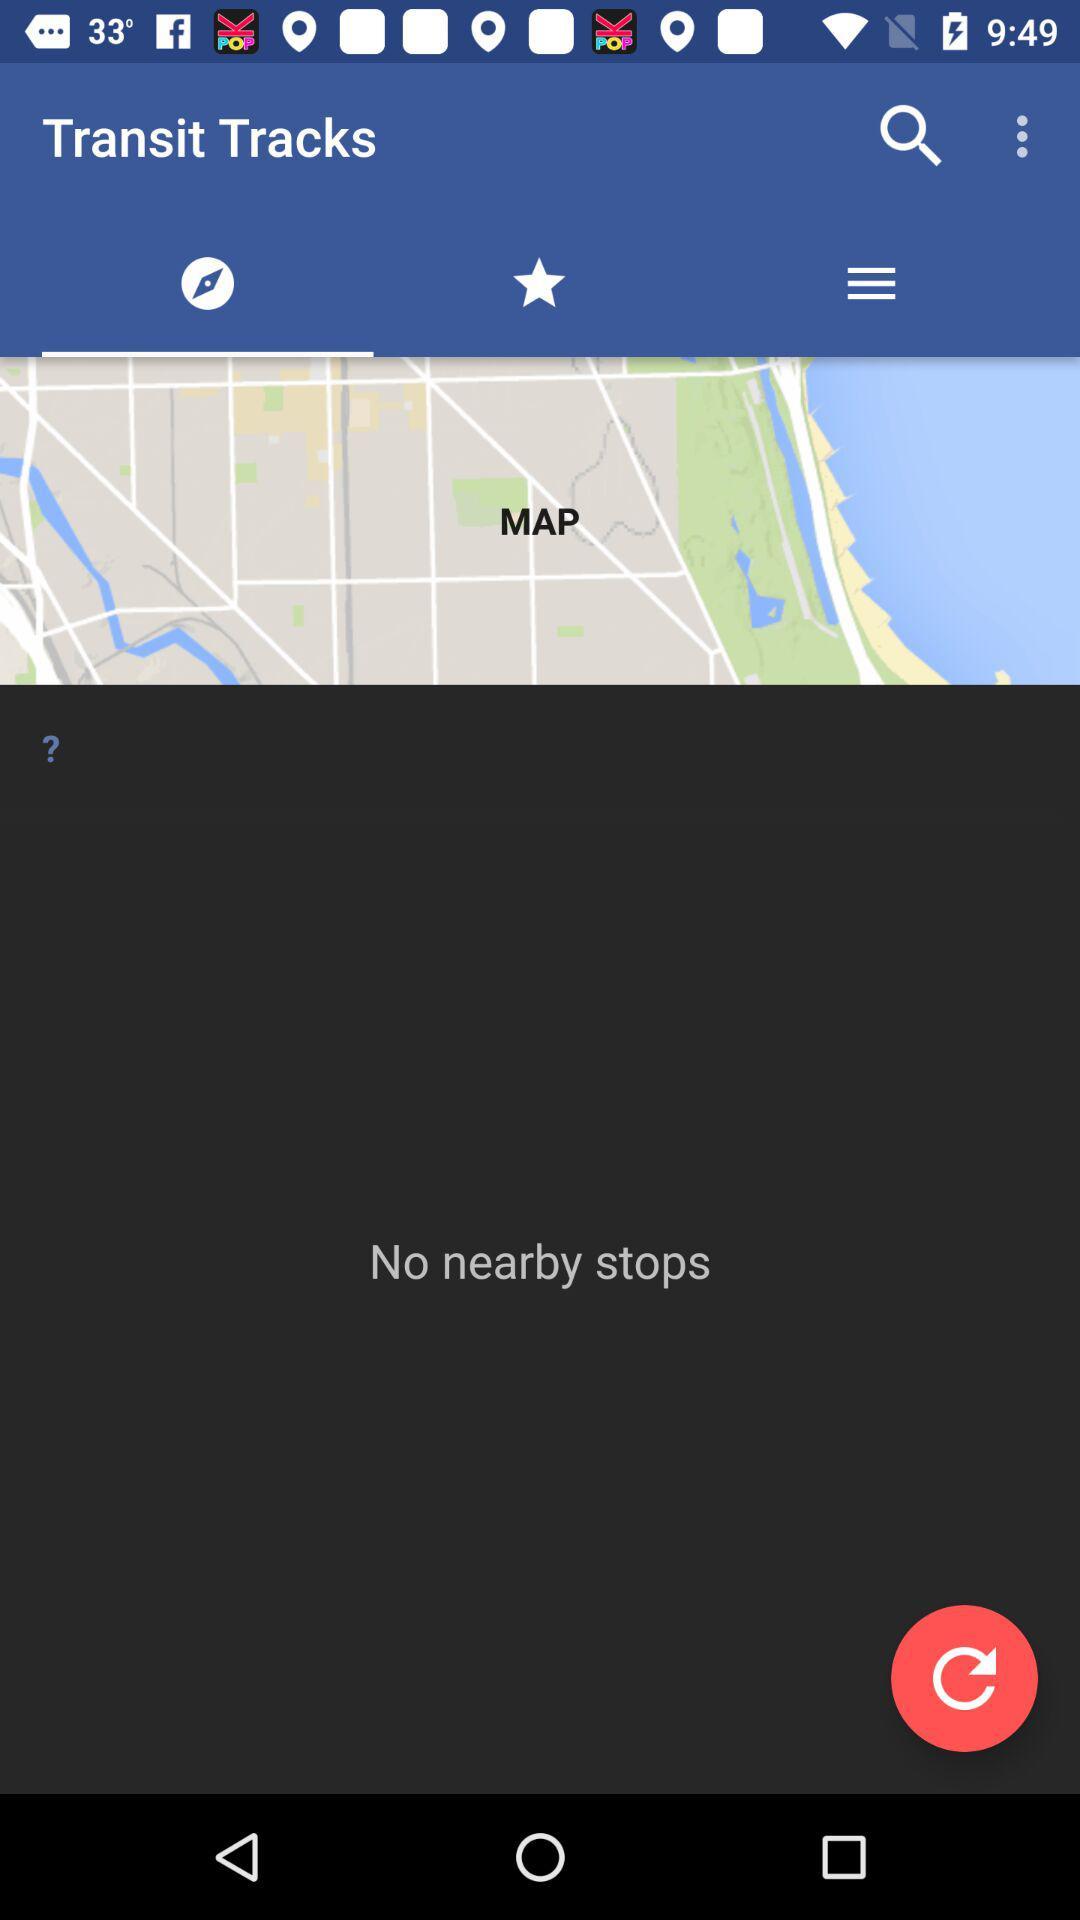 Image resolution: width=1080 pixels, height=1920 pixels. Describe the element at coordinates (207, 282) in the screenshot. I see `the first icon below transit tracks` at that location.